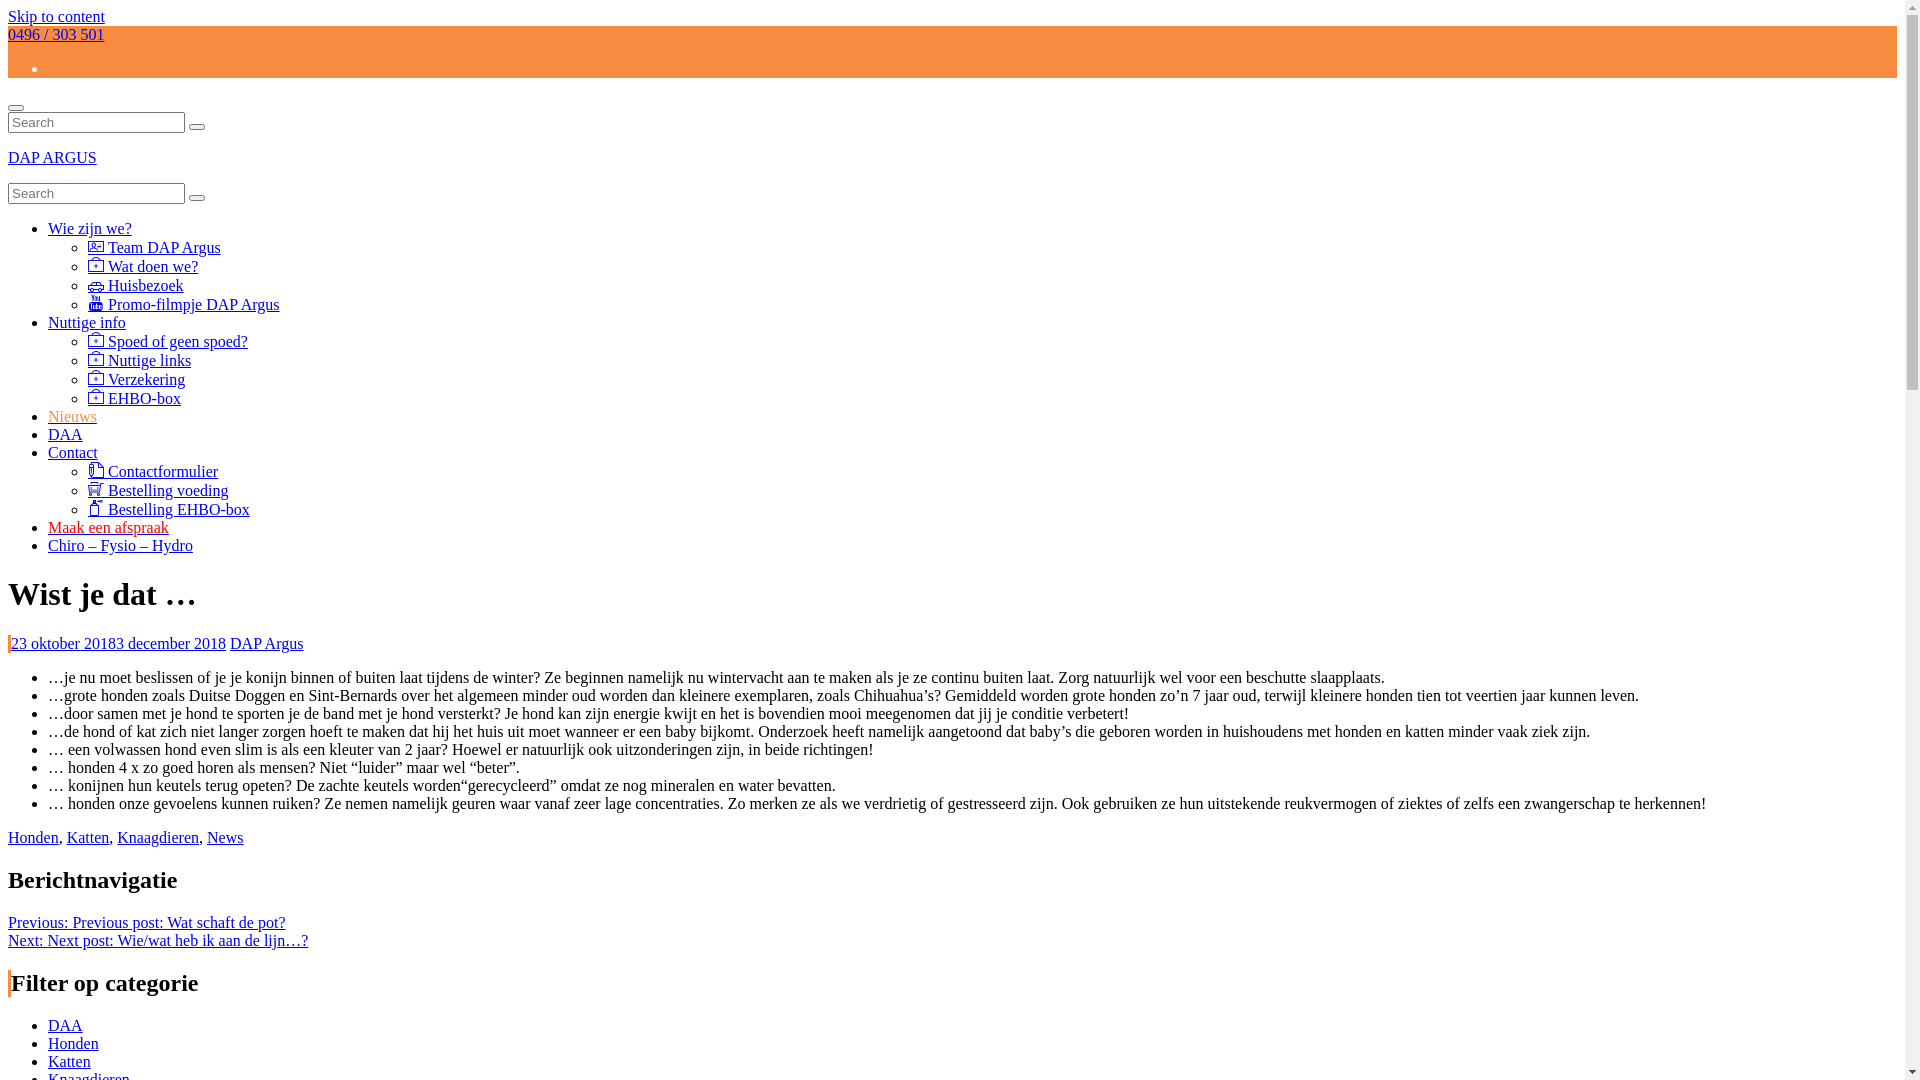 The image size is (1920, 1080). I want to click on '23 oktober 20183 december 2018', so click(117, 643).